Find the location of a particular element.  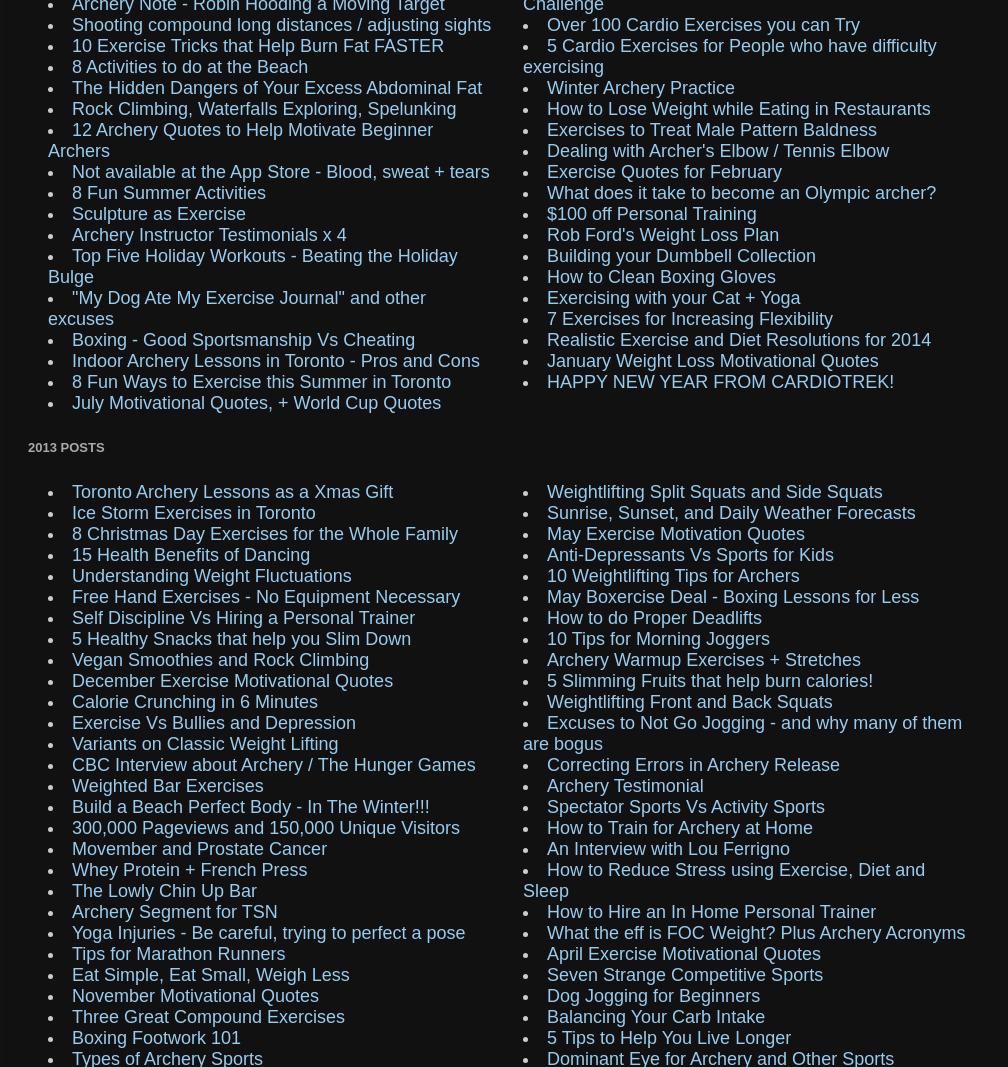

'Tips for Marathon Runners' is located at coordinates (178, 953).